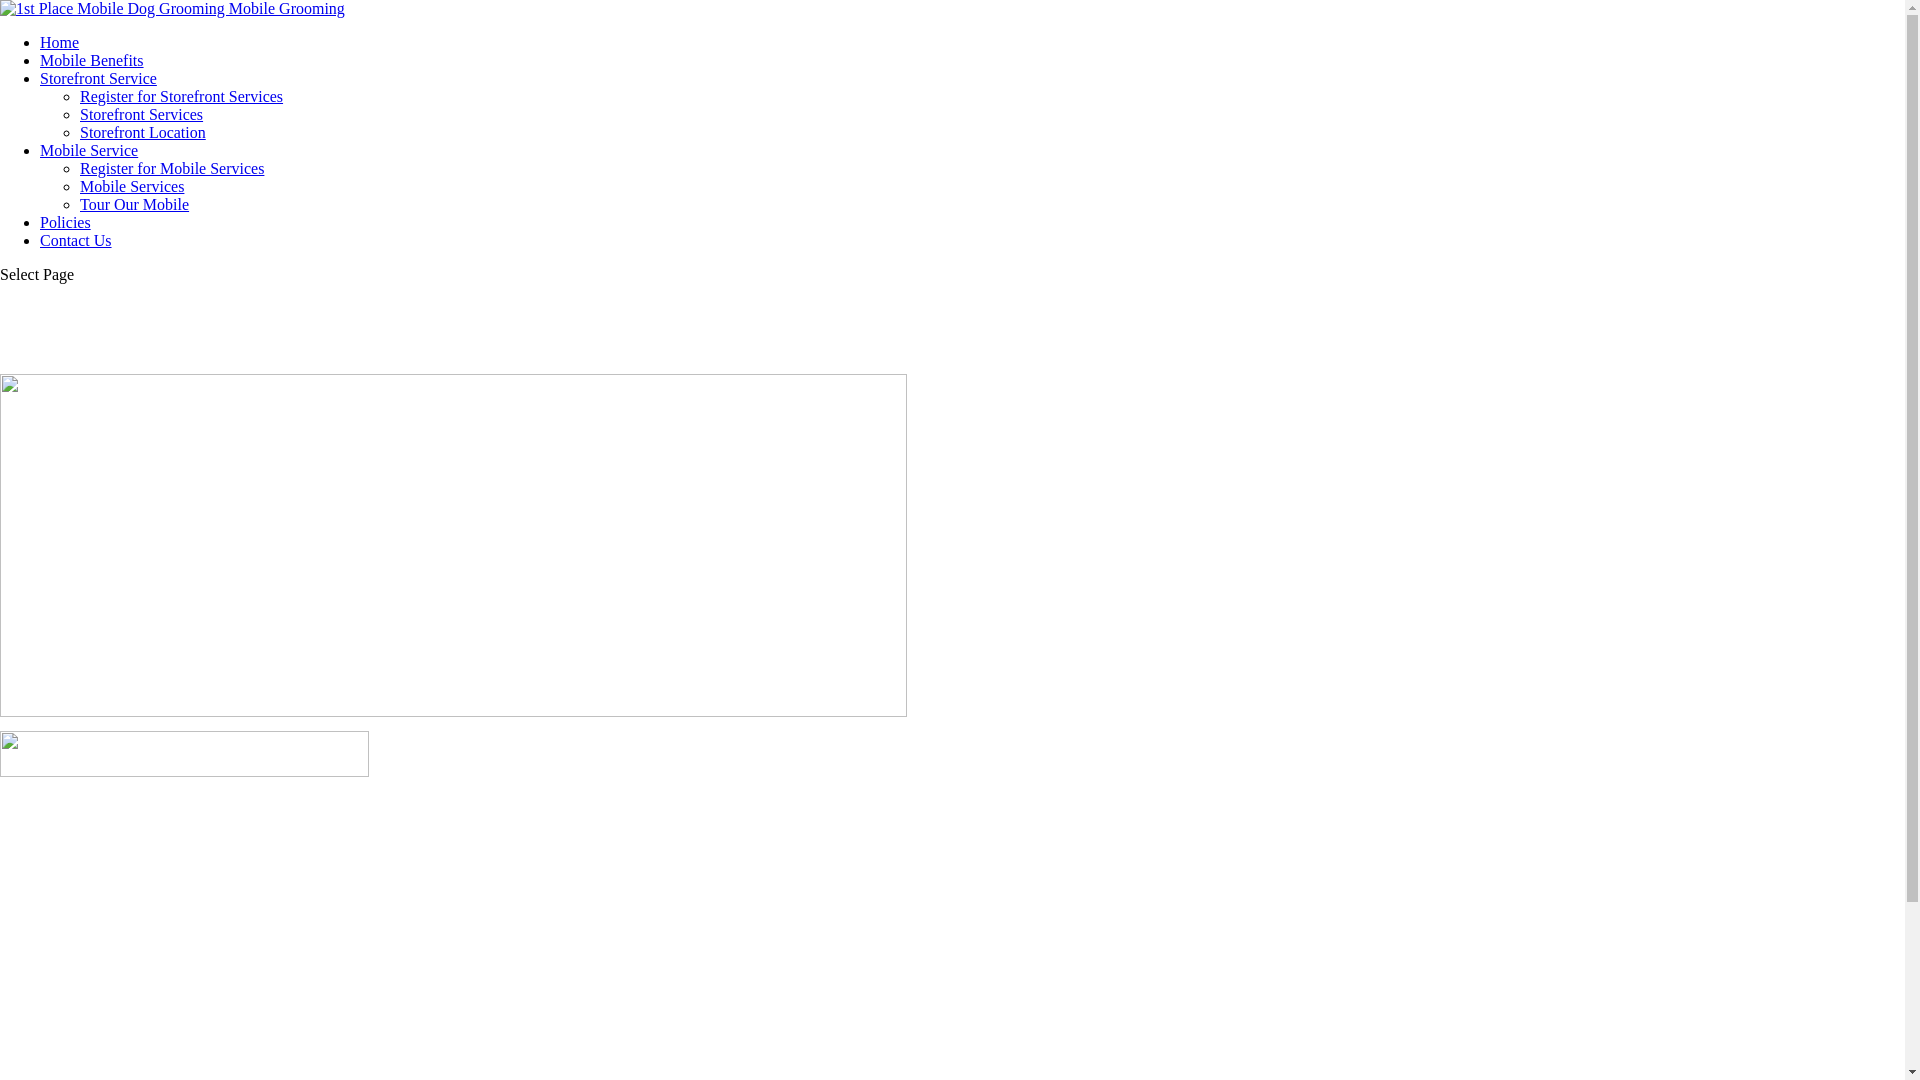  Describe the element at coordinates (133, 204) in the screenshot. I see `'Tour Our Mobile'` at that location.